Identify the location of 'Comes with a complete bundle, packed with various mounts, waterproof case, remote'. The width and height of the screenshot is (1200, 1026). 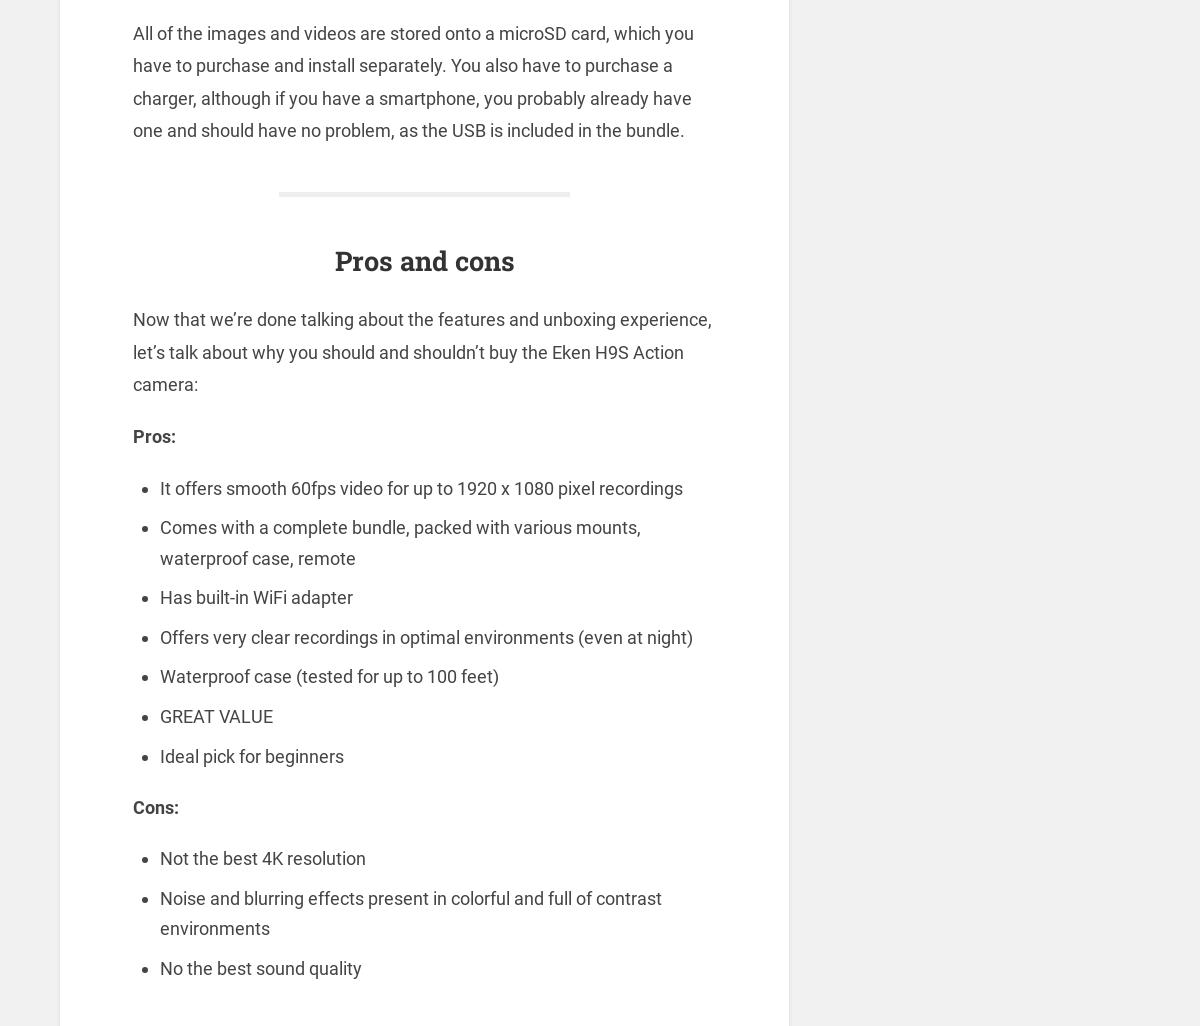
(399, 542).